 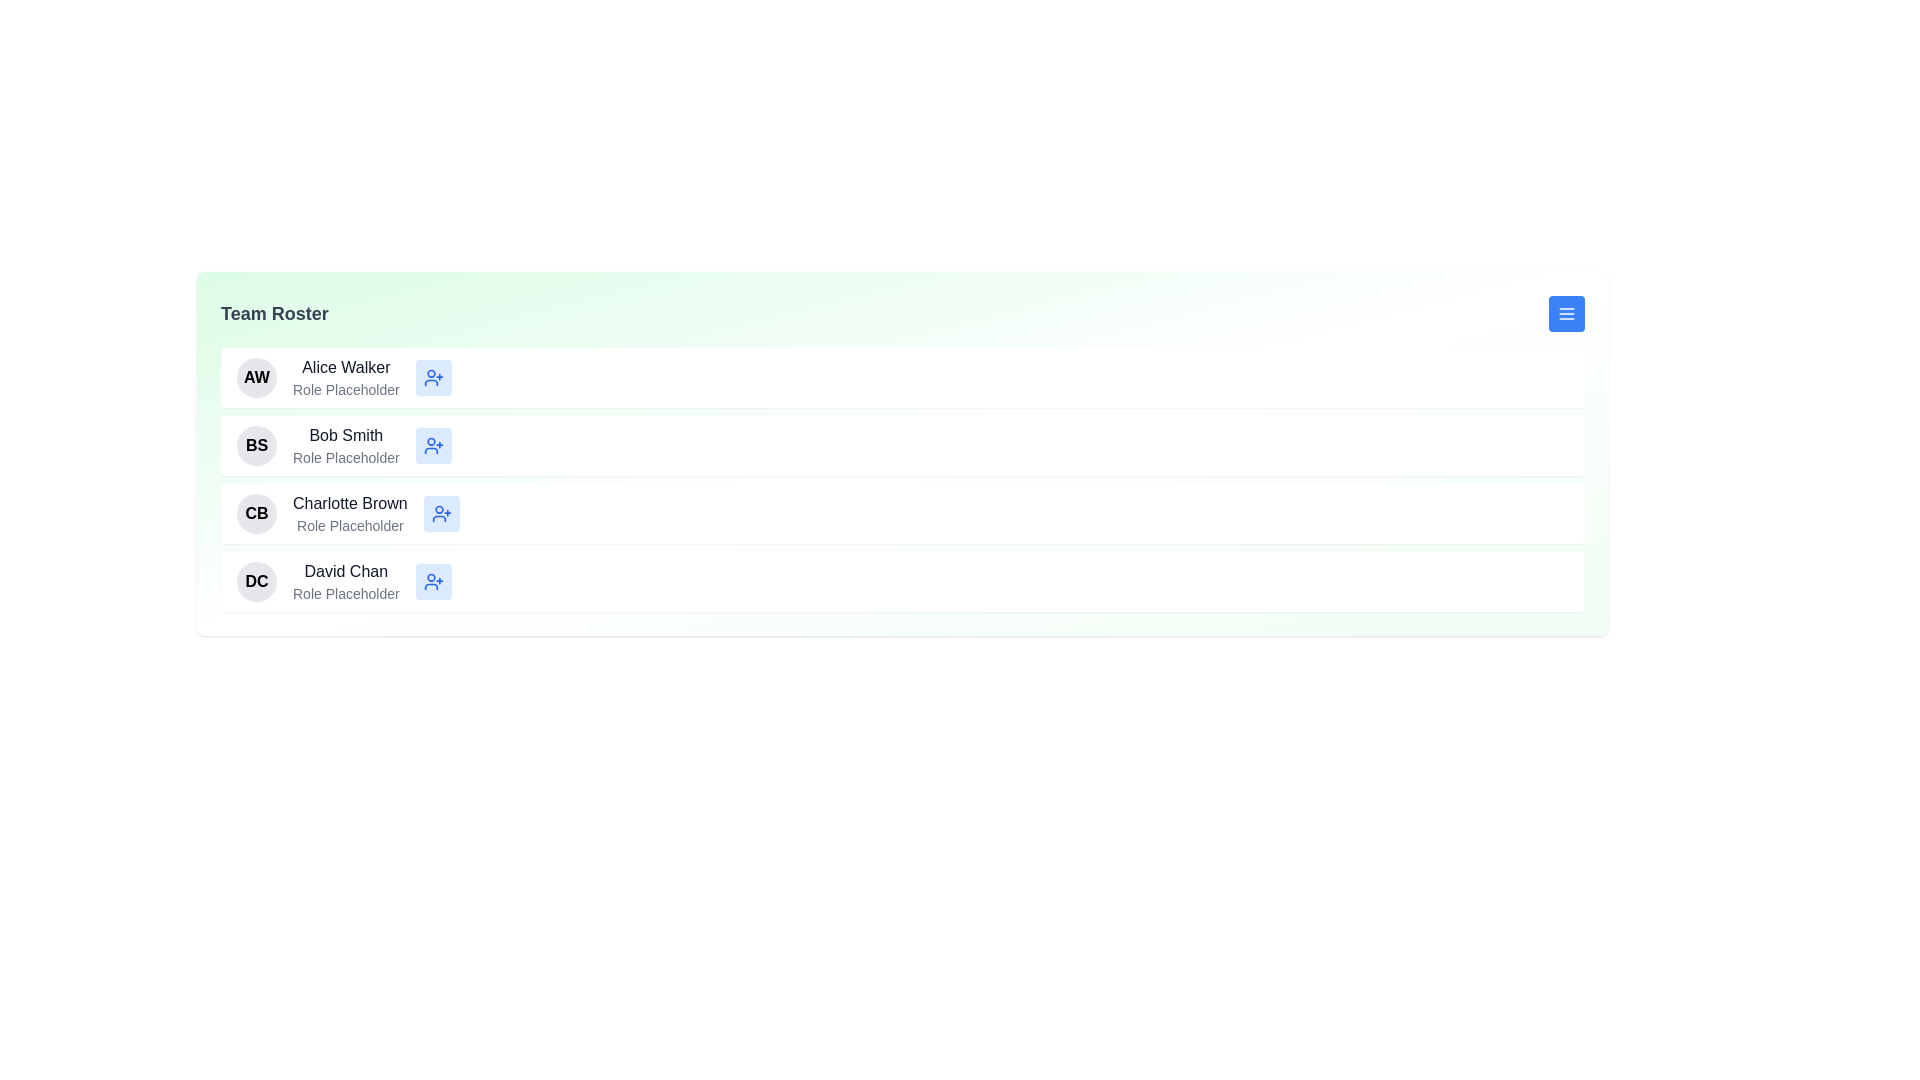 What do you see at coordinates (256, 512) in the screenshot?
I see `the circular badge with a light gray background containing bold black uppercase letters 'CB', which is part of the user details list, specifically preceding 'Charlotte Brown' and 'Role Placeholder'` at bounding box center [256, 512].